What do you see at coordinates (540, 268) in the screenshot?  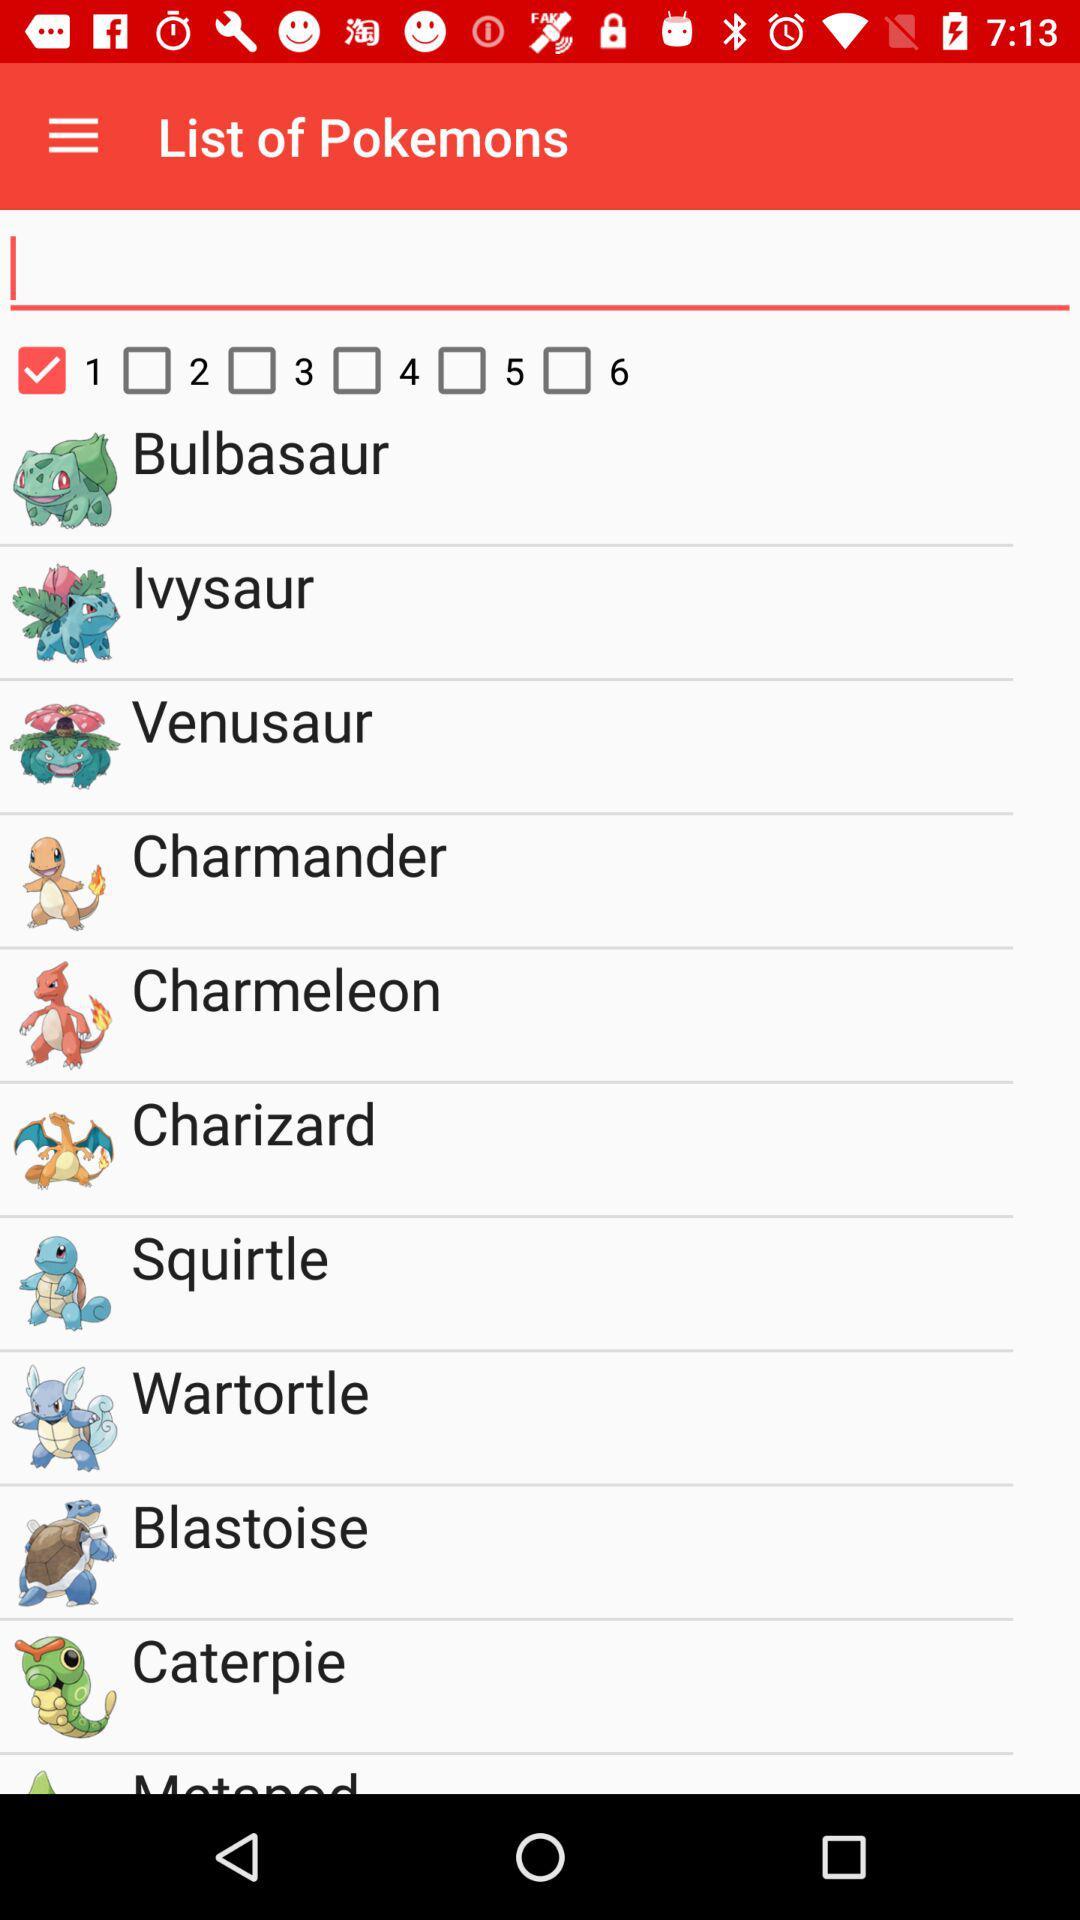 I see `type on top option` at bounding box center [540, 268].